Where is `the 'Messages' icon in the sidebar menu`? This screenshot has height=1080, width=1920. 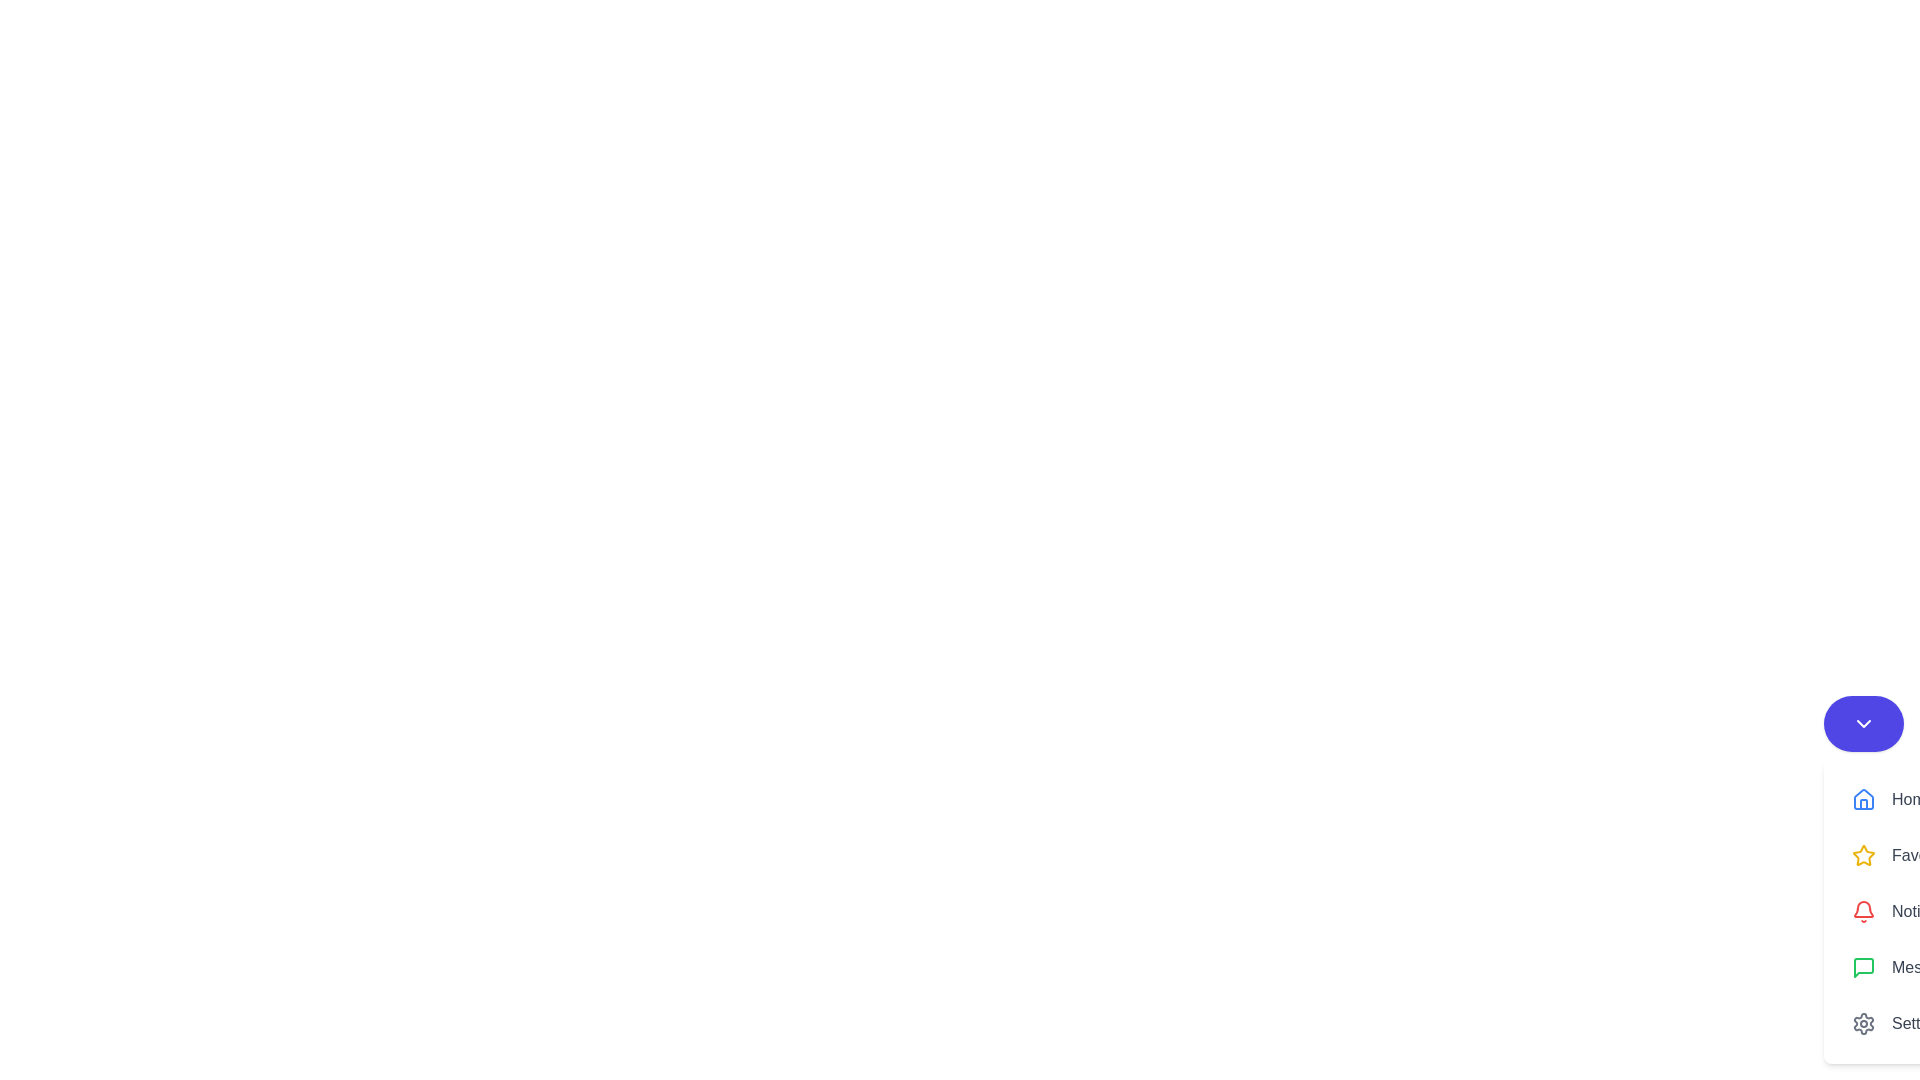
the 'Messages' icon in the sidebar menu is located at coordinates (1862, 967).